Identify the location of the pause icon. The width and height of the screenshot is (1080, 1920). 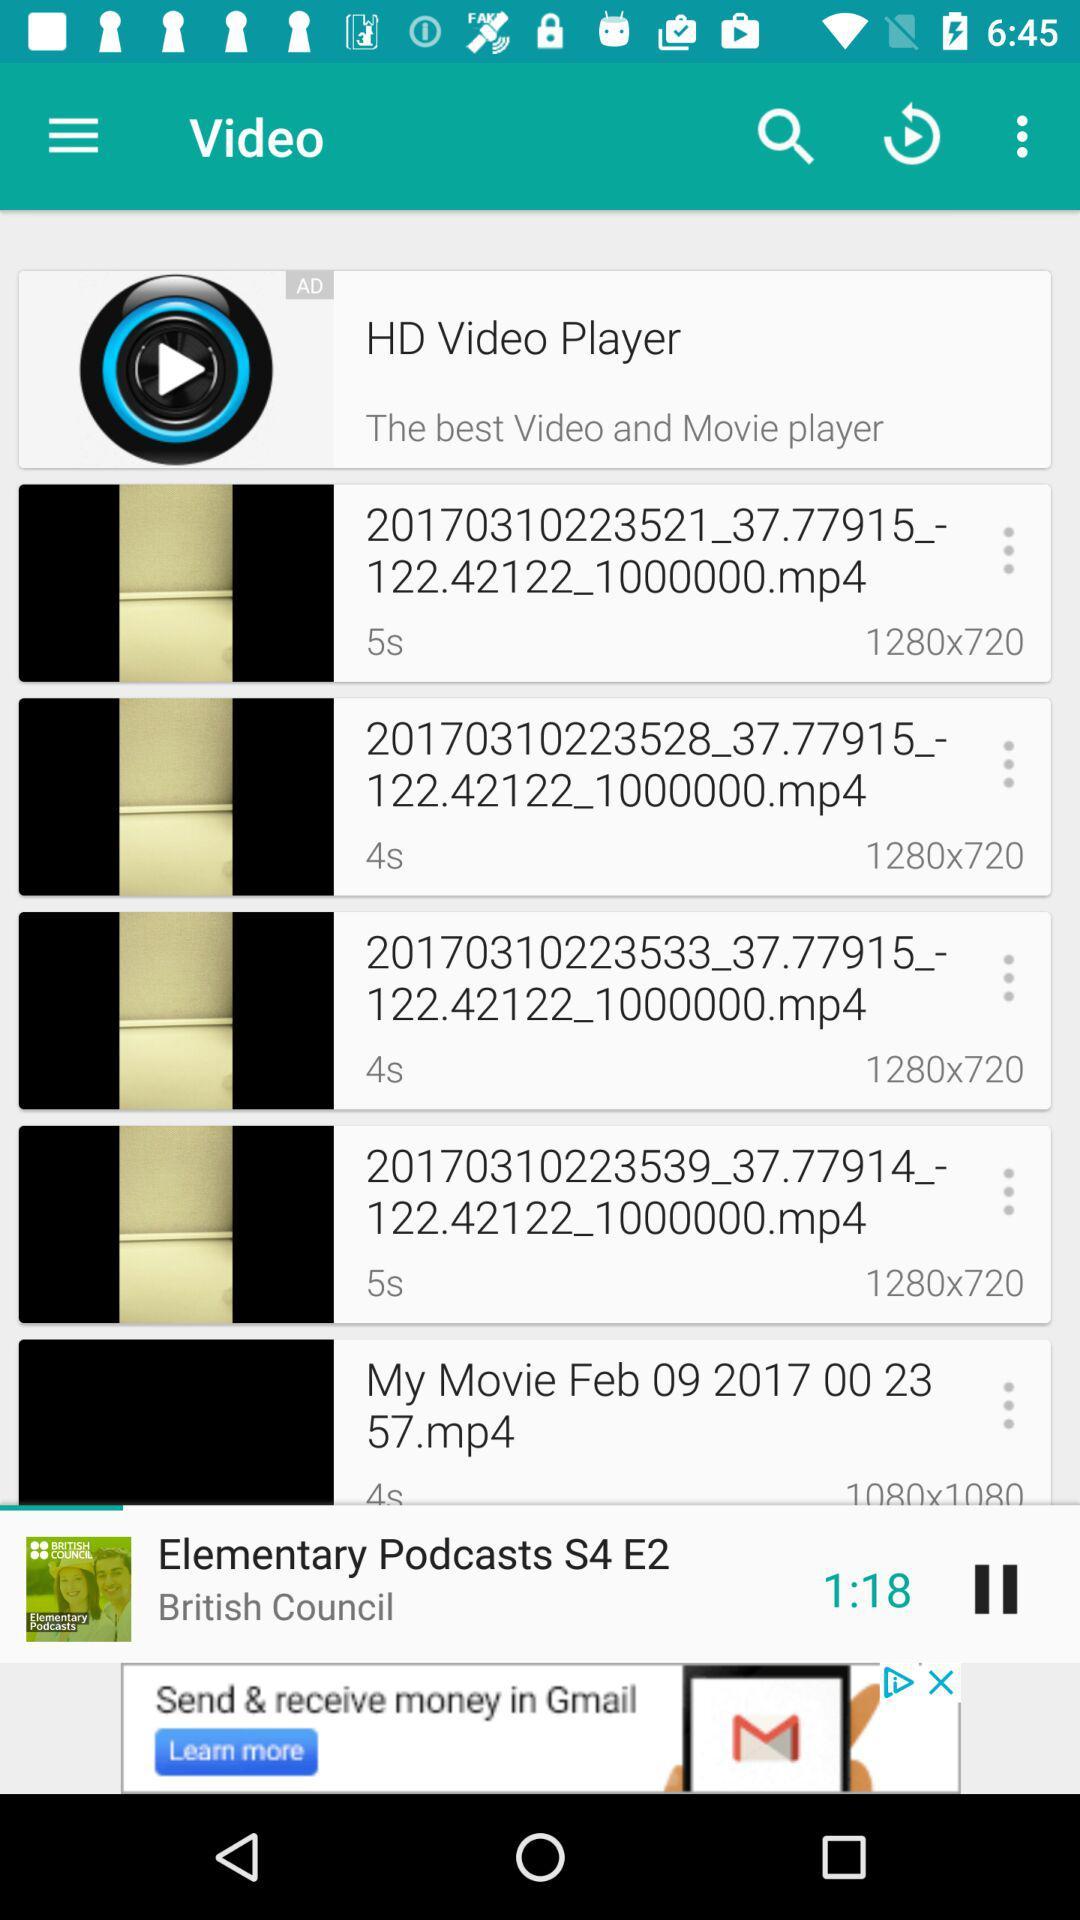
(995, 1588).